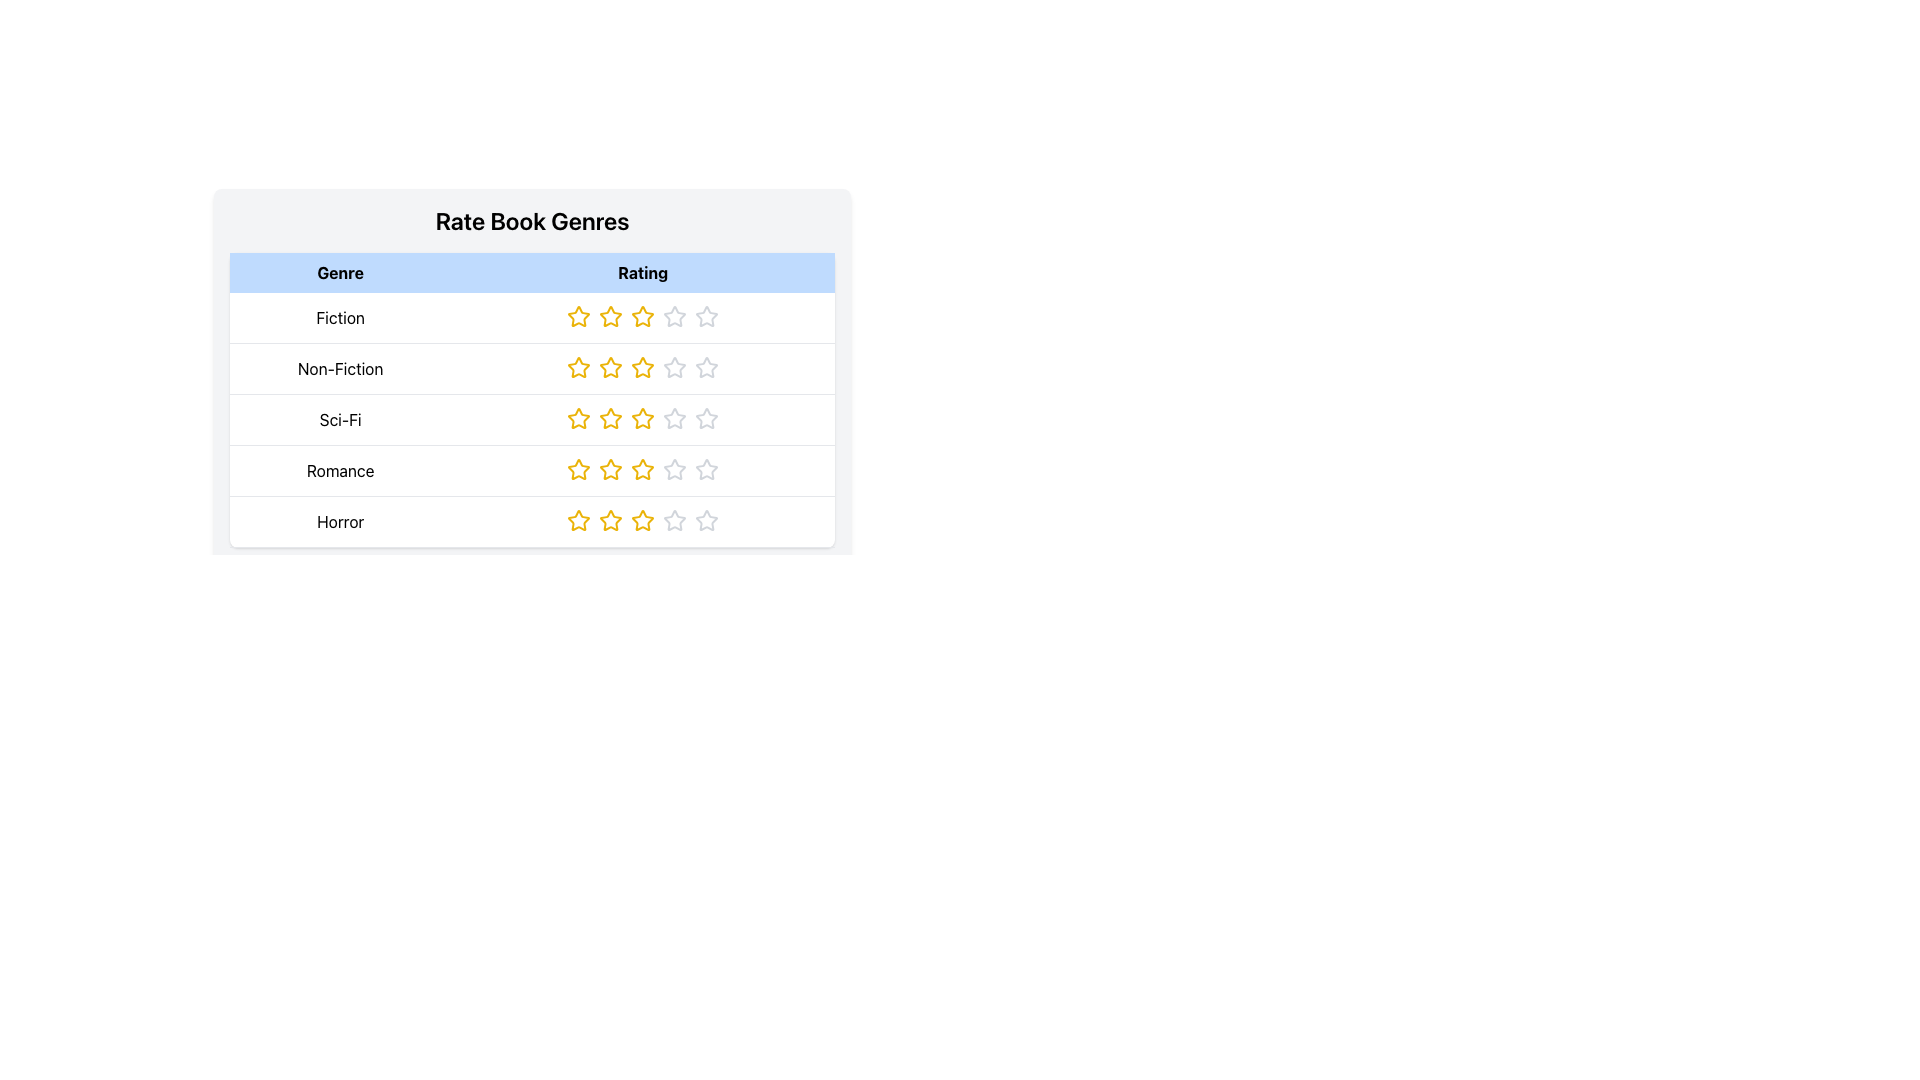 Image resolution: width=1920 pixels, height=1080 pixels. What do you see at coordinates (340, 419) in the screenshot?
I see `the static text label representing the 'Sci-Fi' genre in the rating system, located in the third row of the table under the 'Genre' column header` at bounding box center [340, 419].